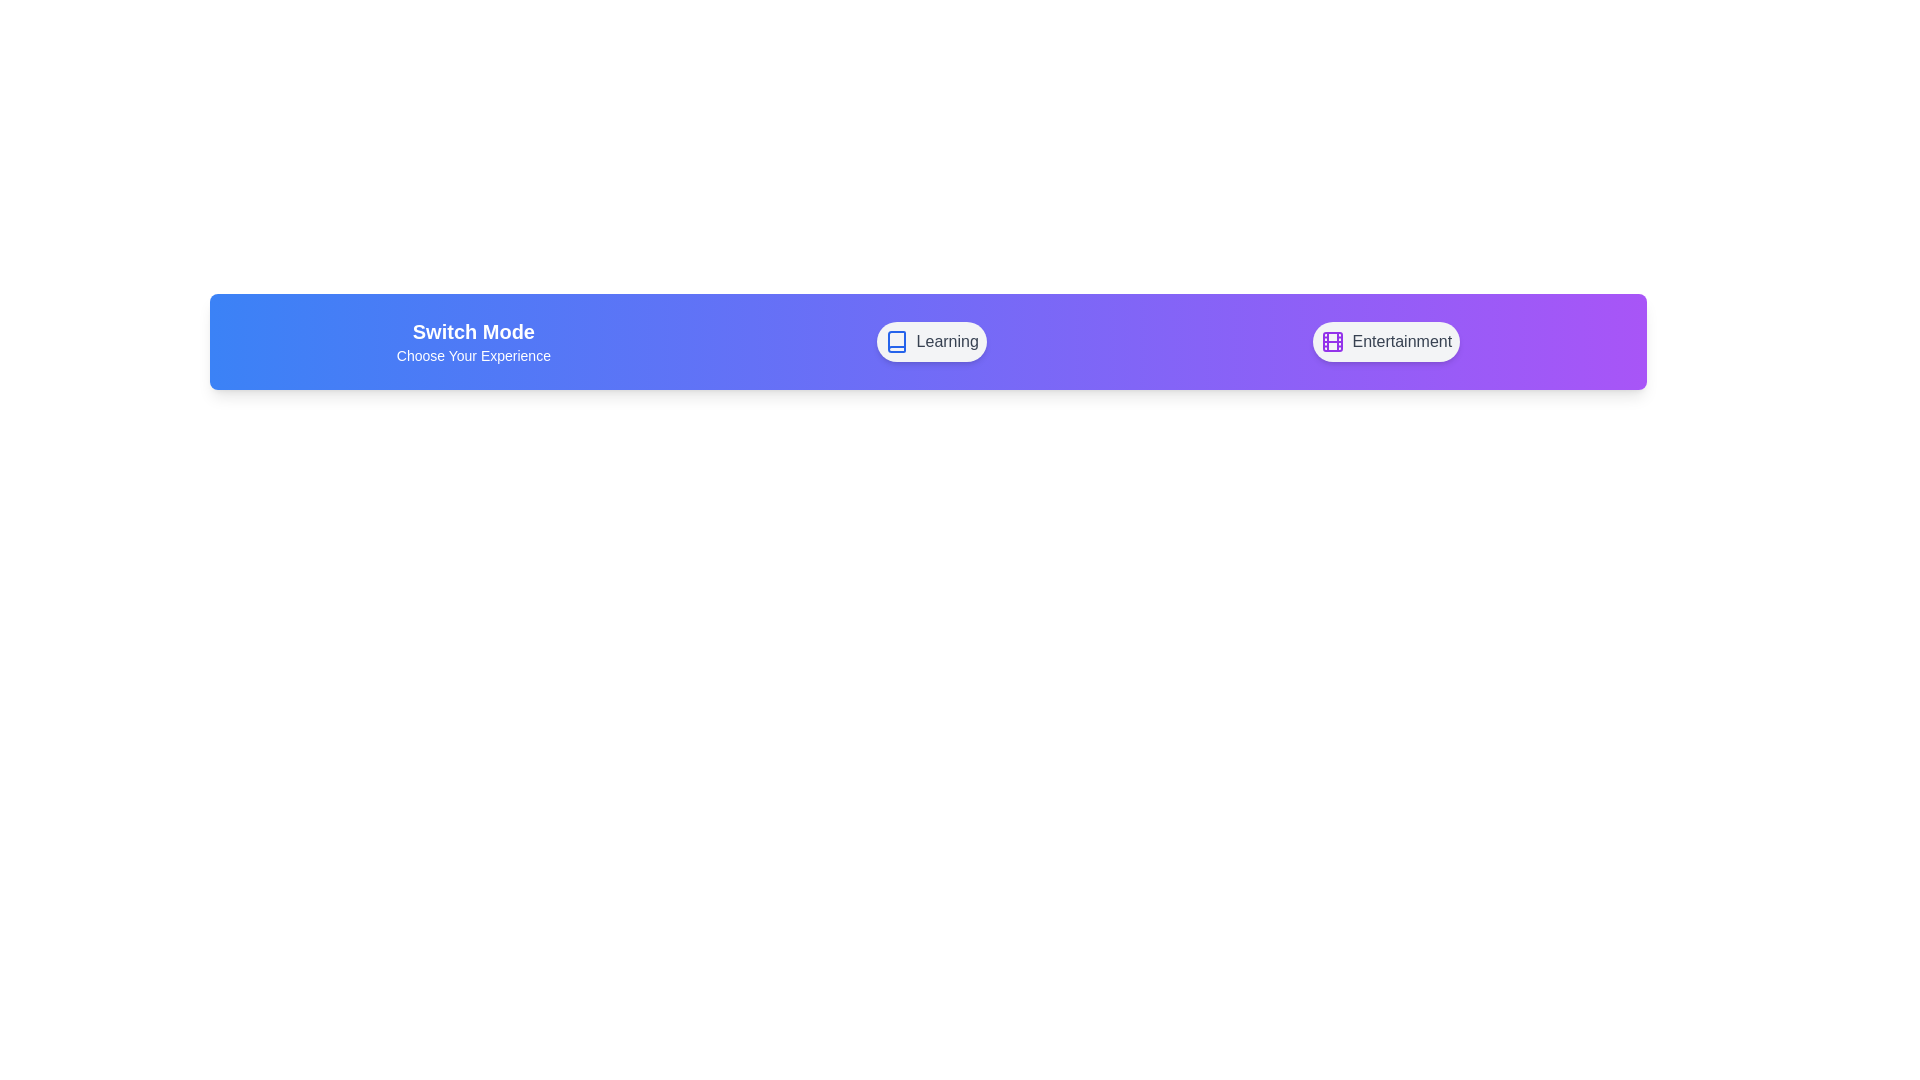 This screenshot has width=1920, height=1080. Describe the element at coordinates (930, 341) in the screenshot. I see `the 'Learning' button, the second button in a horizontally-stretched card with a gradient background` at that location.